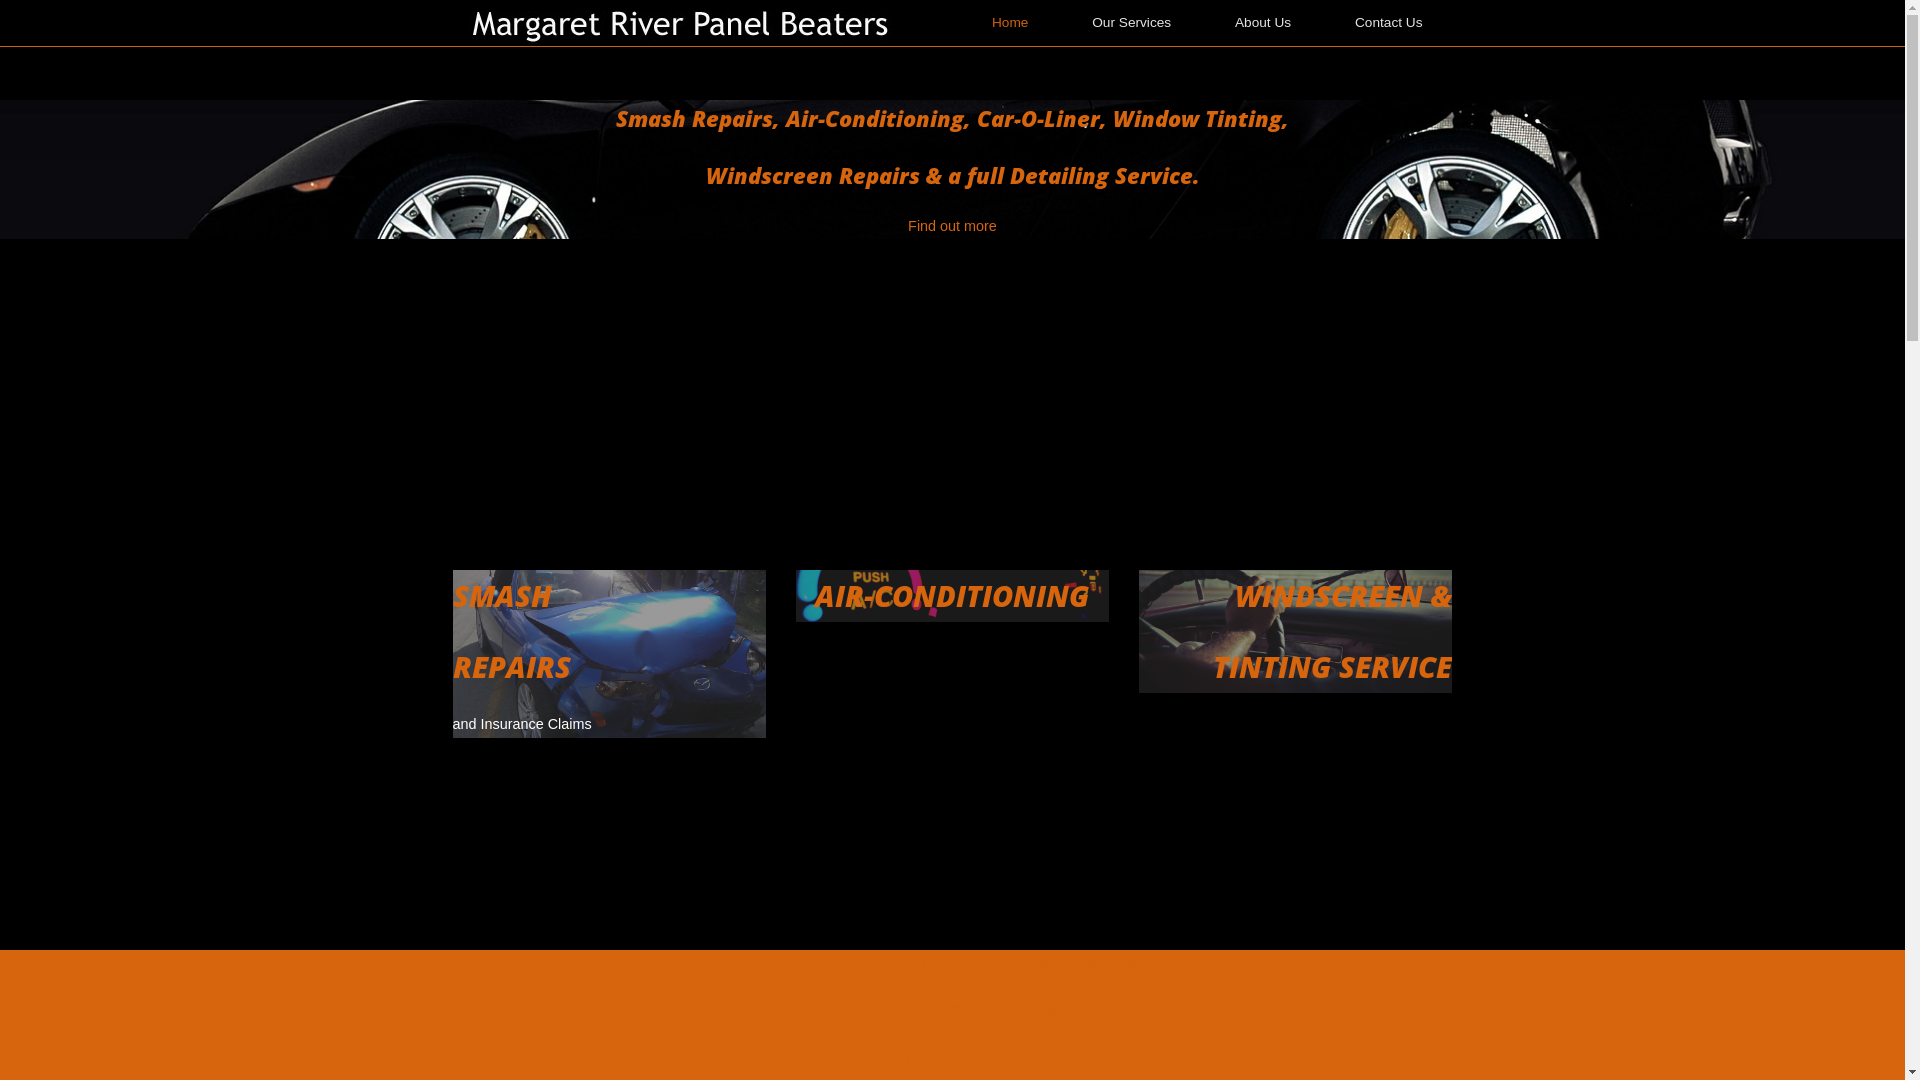 The width and height of the screenshot is (1920, 1080). I want to click on 'Contact Us', so click(1387, 23).